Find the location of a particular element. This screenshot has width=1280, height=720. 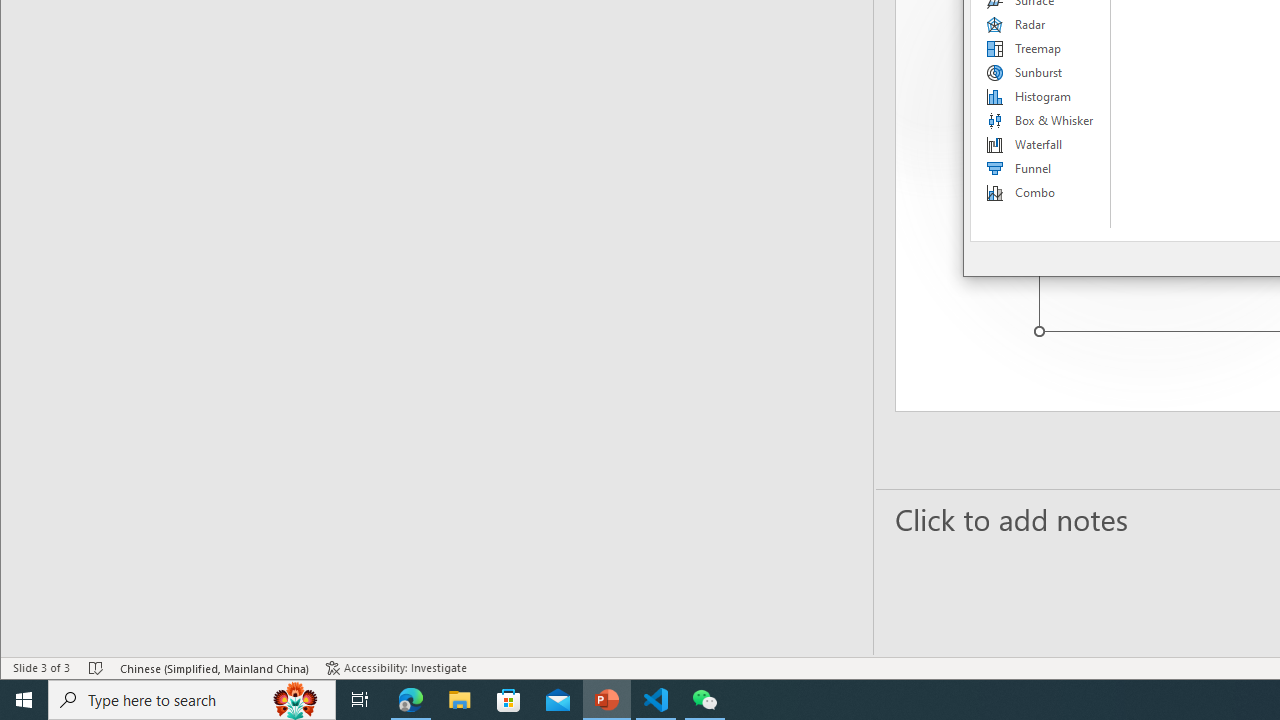

'Waterfall' is located at coordinates (1040, 144).